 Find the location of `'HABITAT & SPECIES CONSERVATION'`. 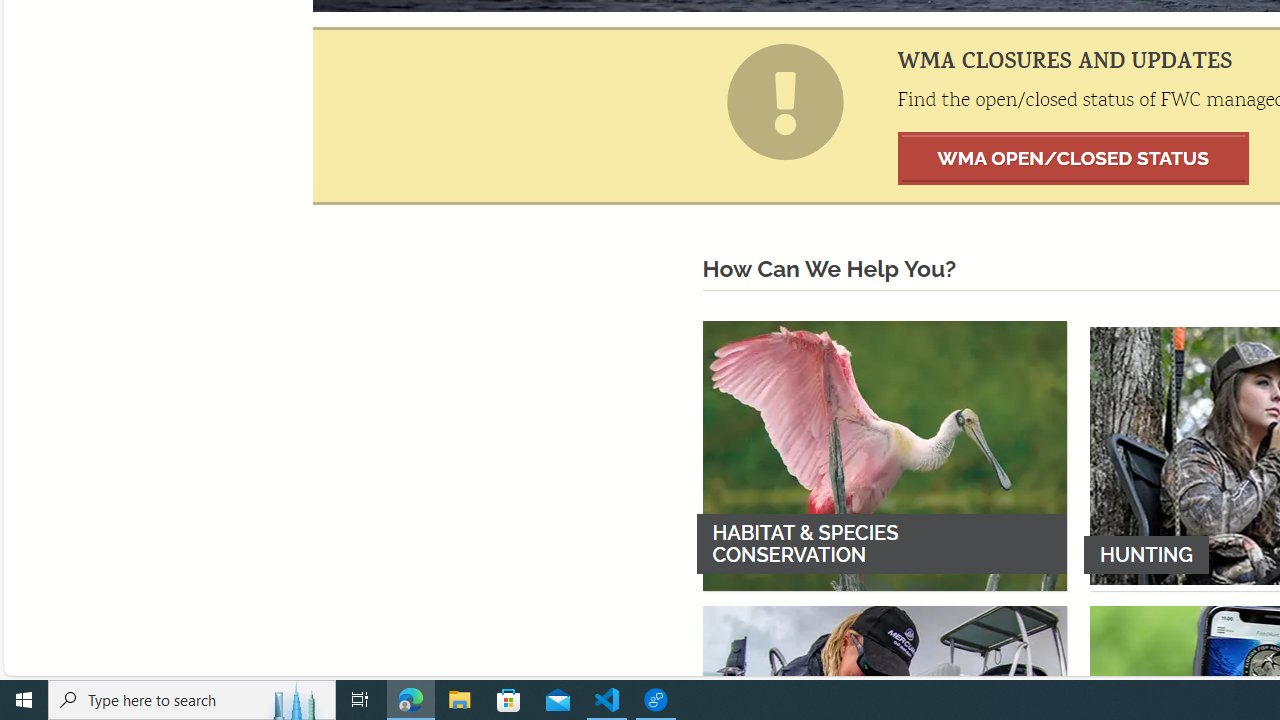

'HABITAT & SPECIES CONSERVATION' is located at coordinates (883, 455).